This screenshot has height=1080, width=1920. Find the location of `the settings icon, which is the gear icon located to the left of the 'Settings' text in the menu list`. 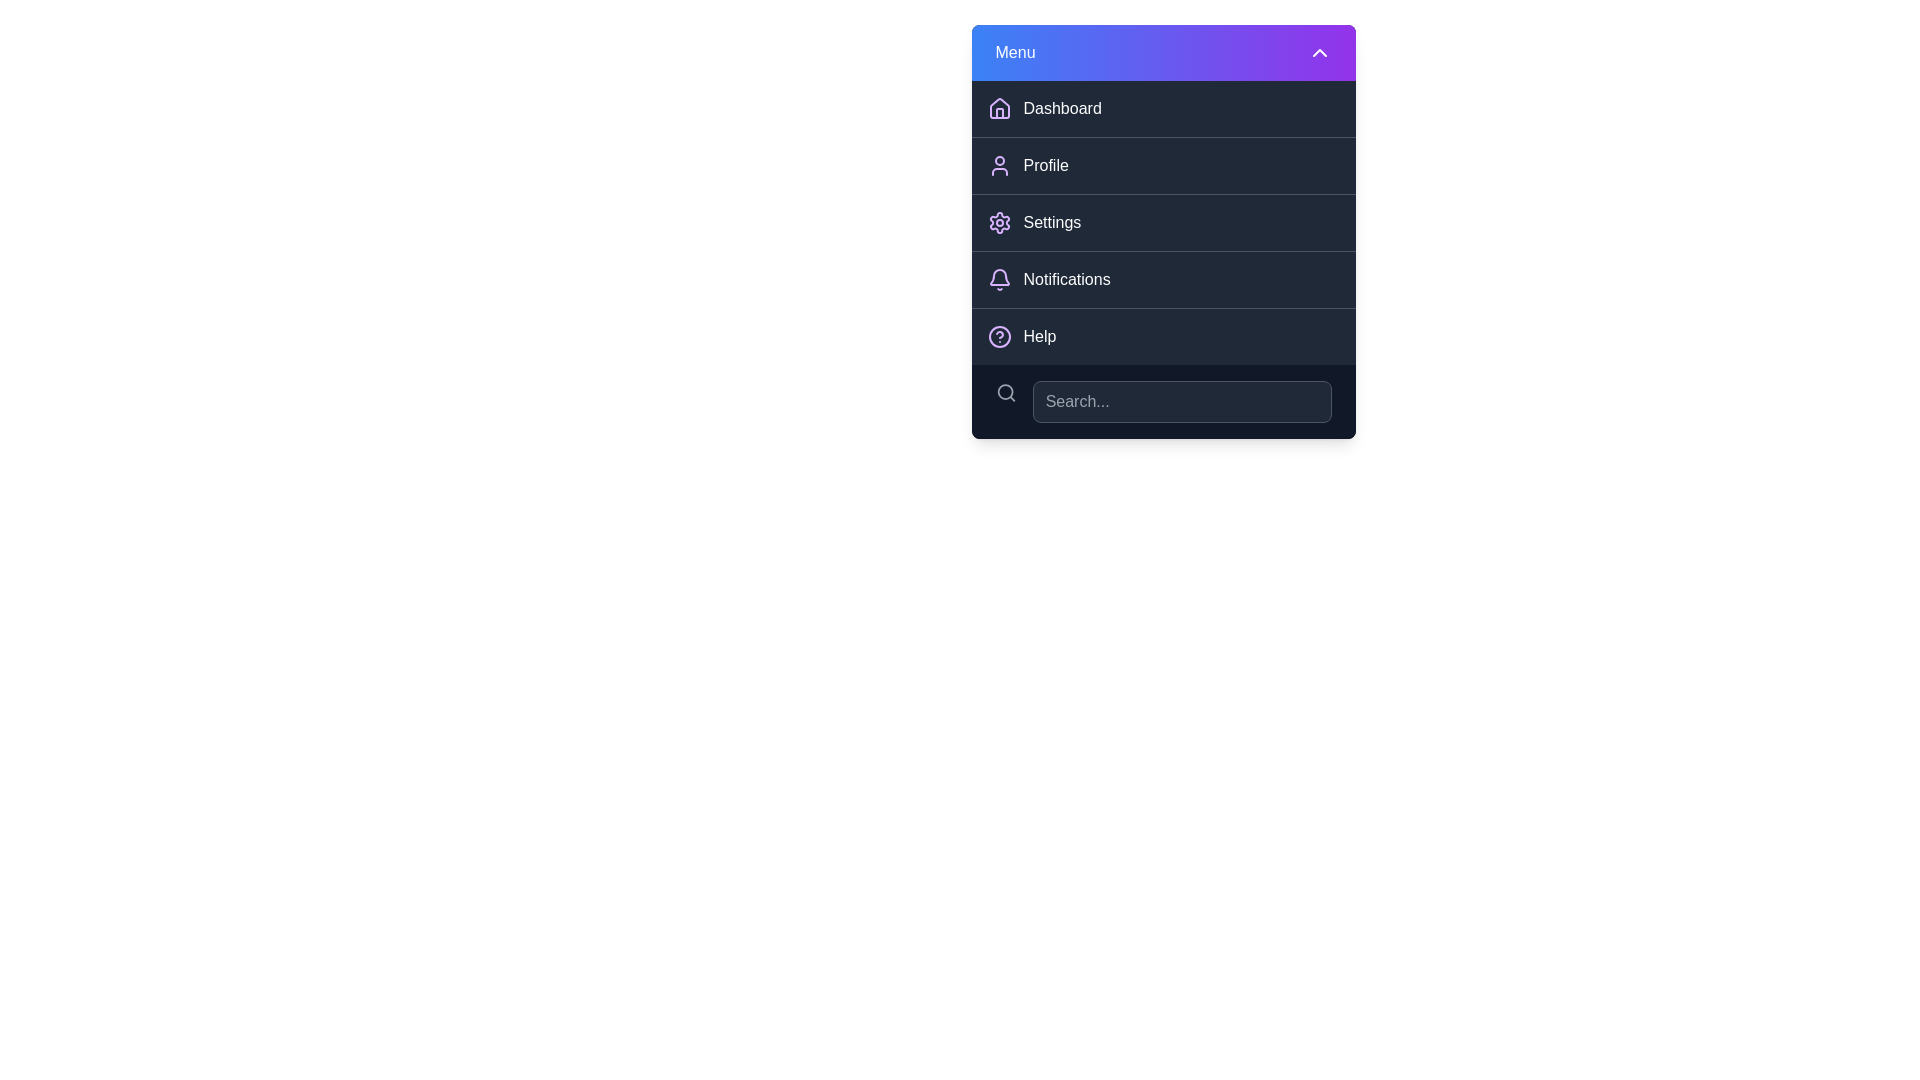

the settings icon, which is the gear icon located to the left of the 'Settings' text in the menu list is located at coordinates (999, 223).